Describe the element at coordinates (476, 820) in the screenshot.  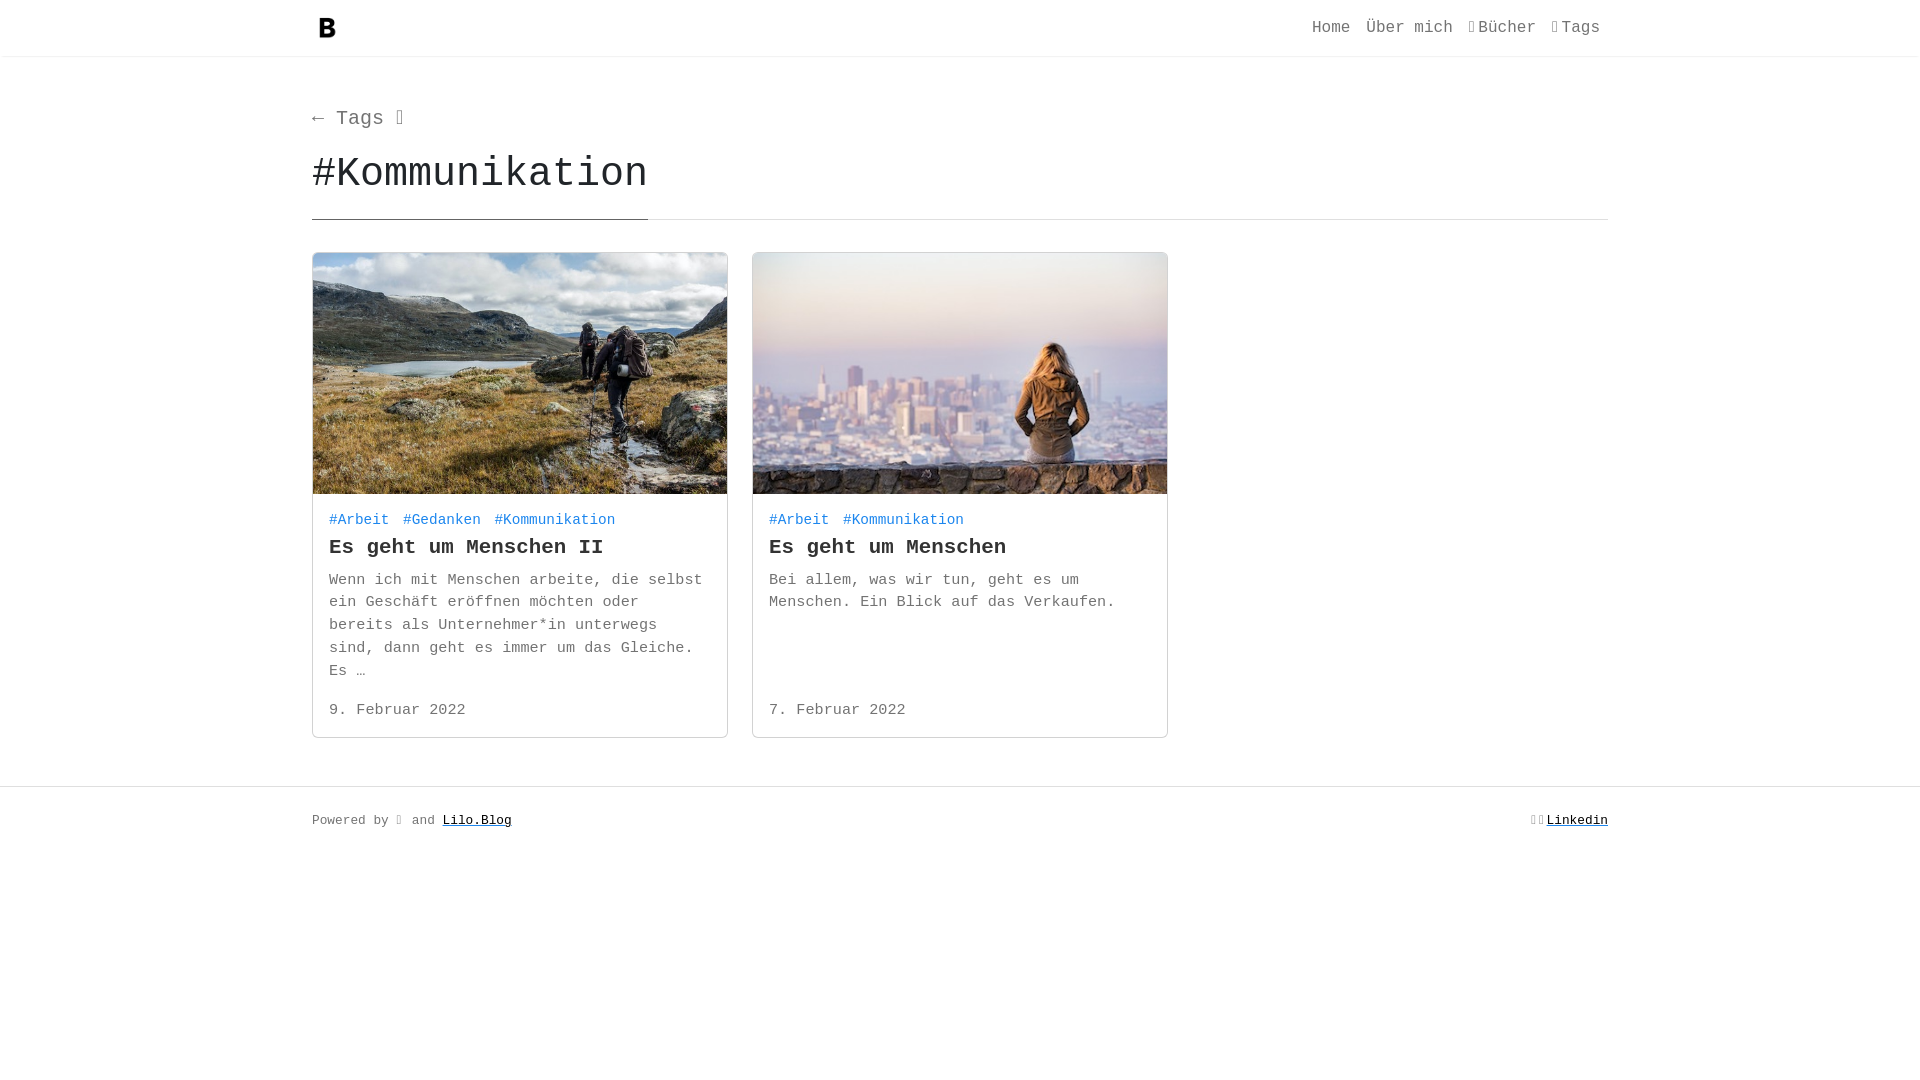
I see `'Lilo.Blog'` at that location.